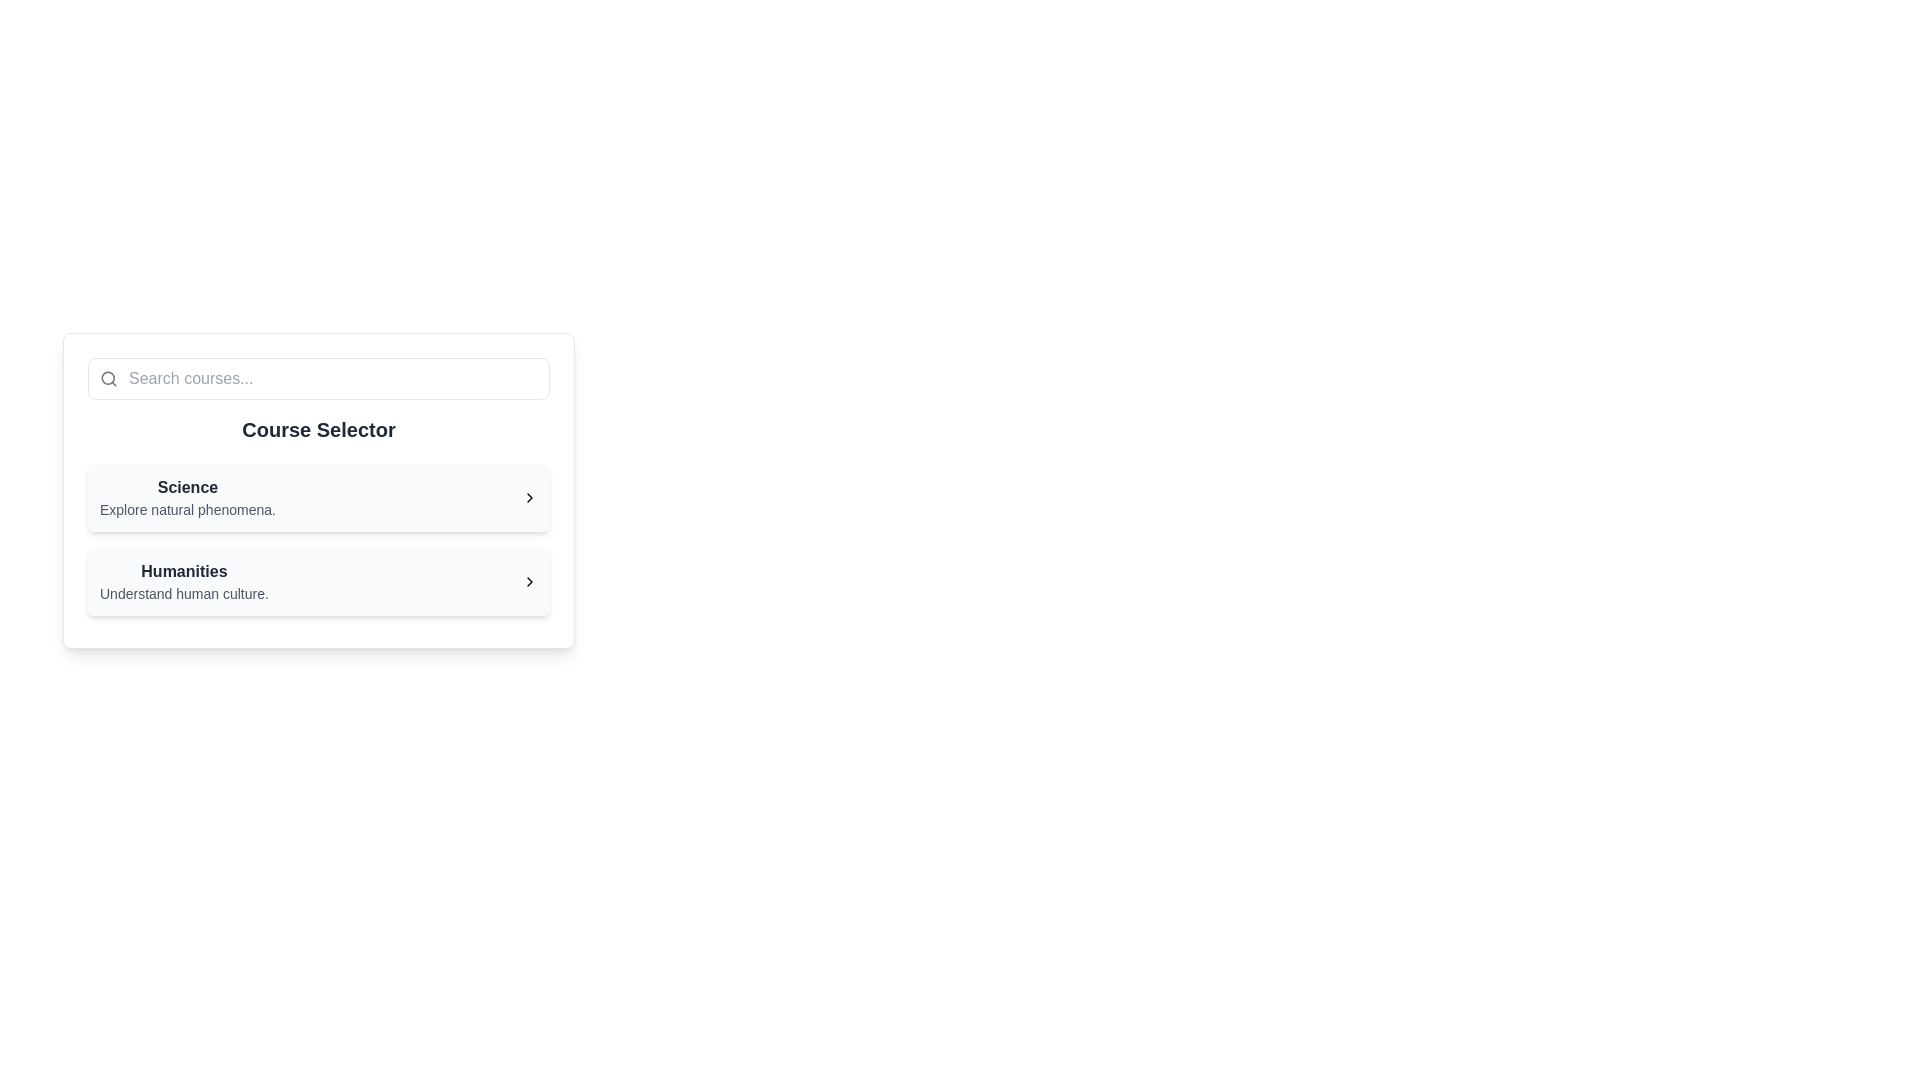  I want to click on the 'Humanities' selectable list item card, which is the second card in the 'Course Selector' stacked list, so click(317, 582).